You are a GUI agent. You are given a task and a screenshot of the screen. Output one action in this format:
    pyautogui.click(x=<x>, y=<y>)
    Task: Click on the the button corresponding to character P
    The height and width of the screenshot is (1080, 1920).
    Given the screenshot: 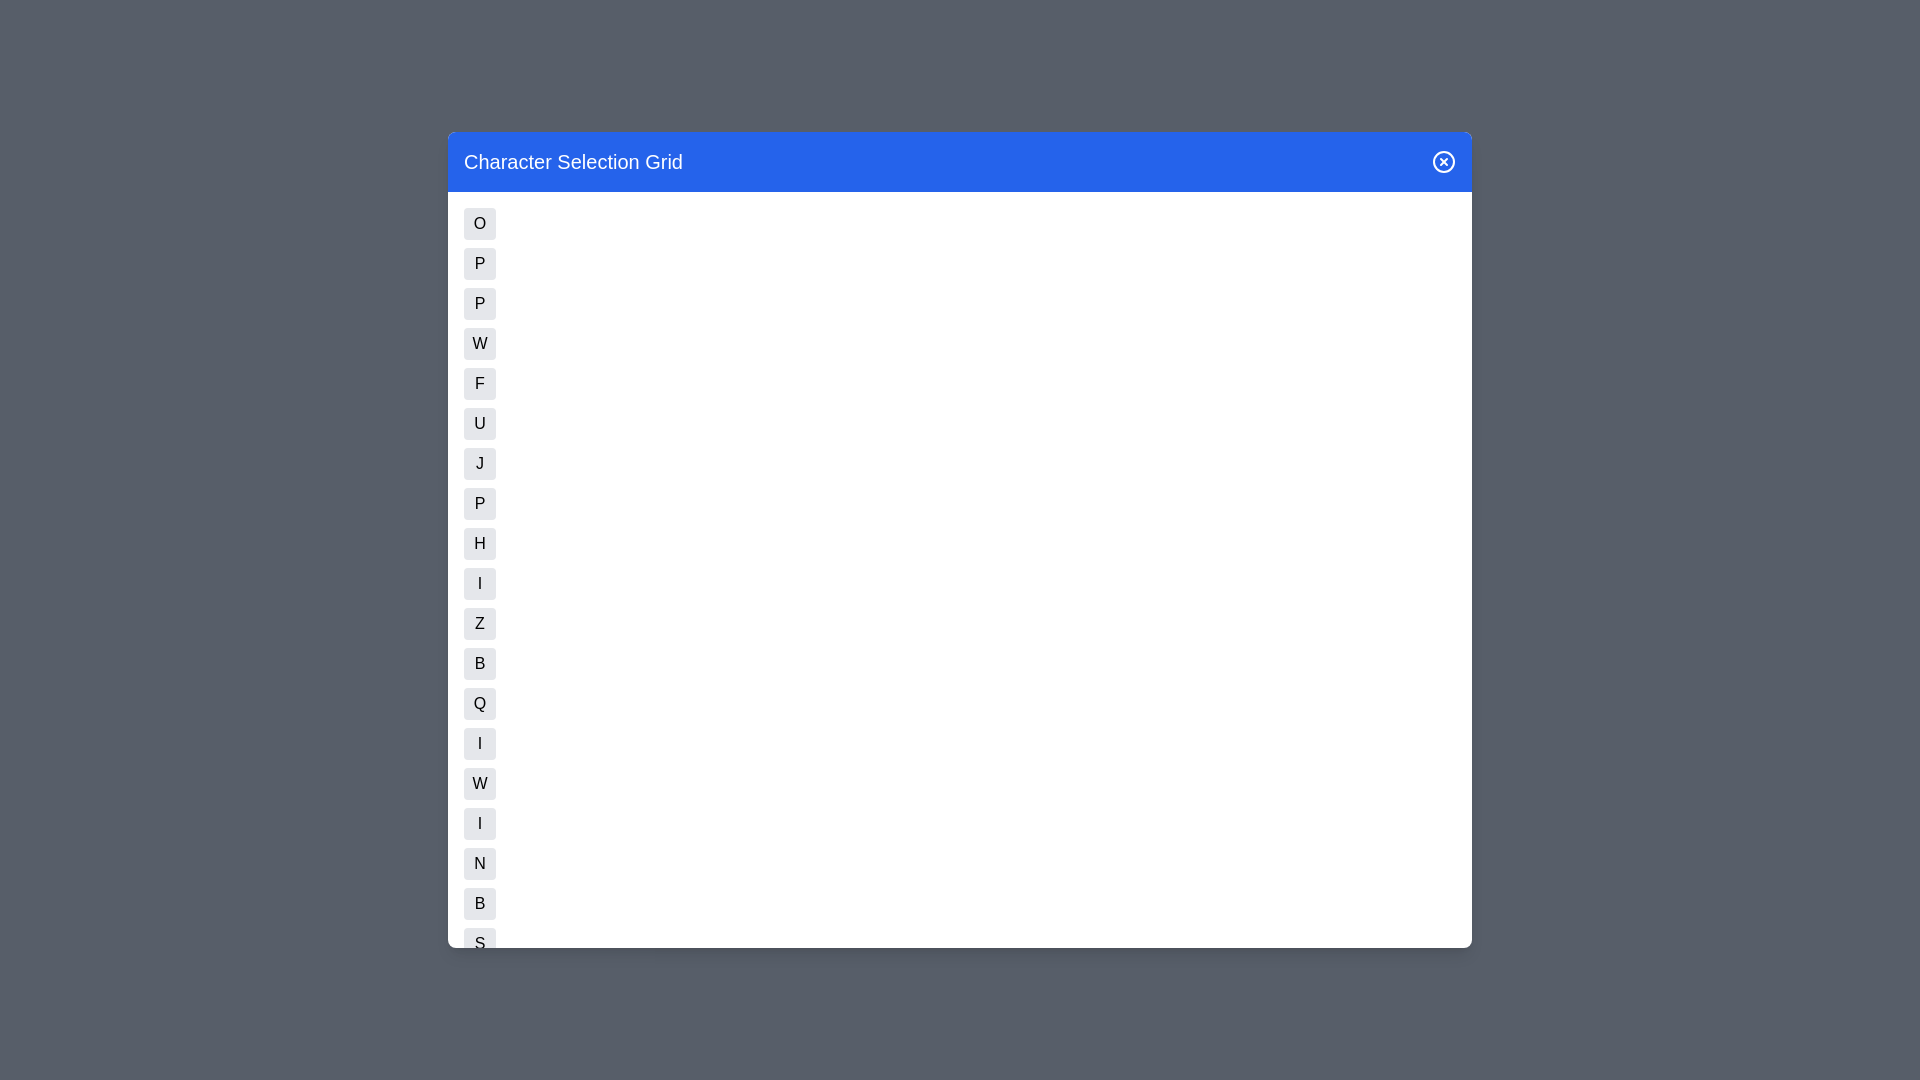 What is the action you would take?
    pyautogui.click(x=480, y=262)
    